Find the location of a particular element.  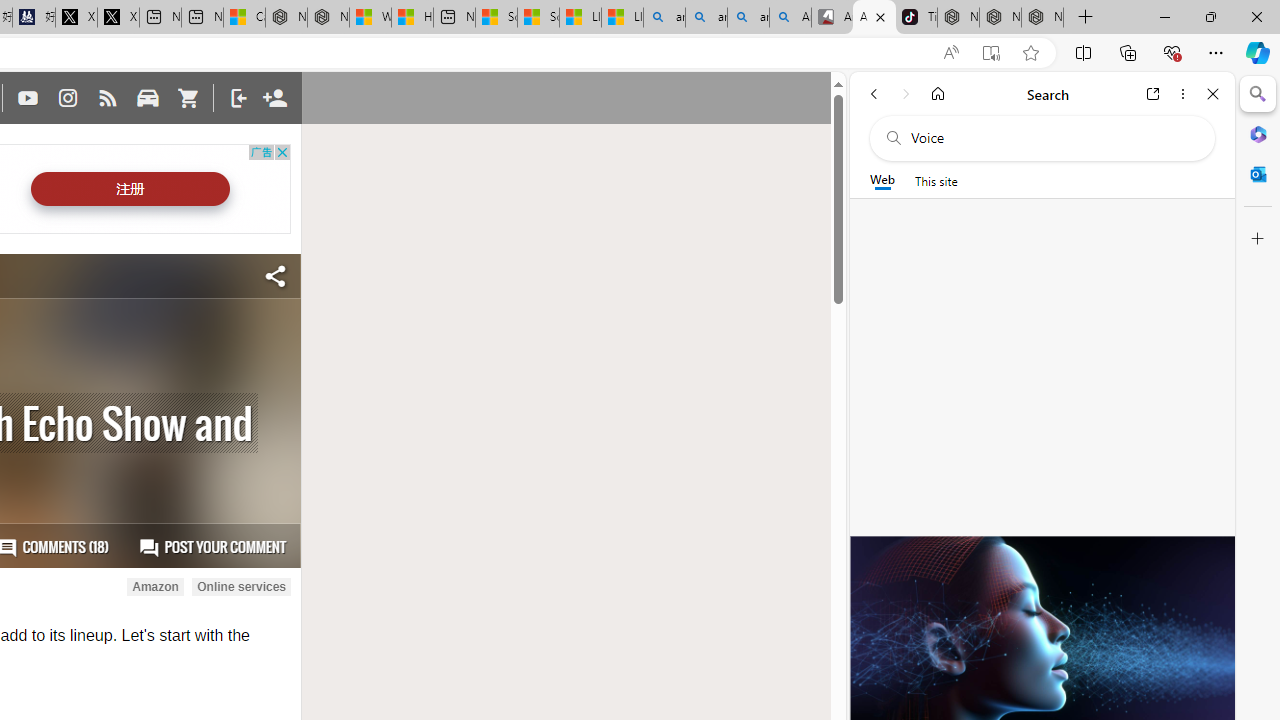

'Amazon' is located at coordinates (154, 586).